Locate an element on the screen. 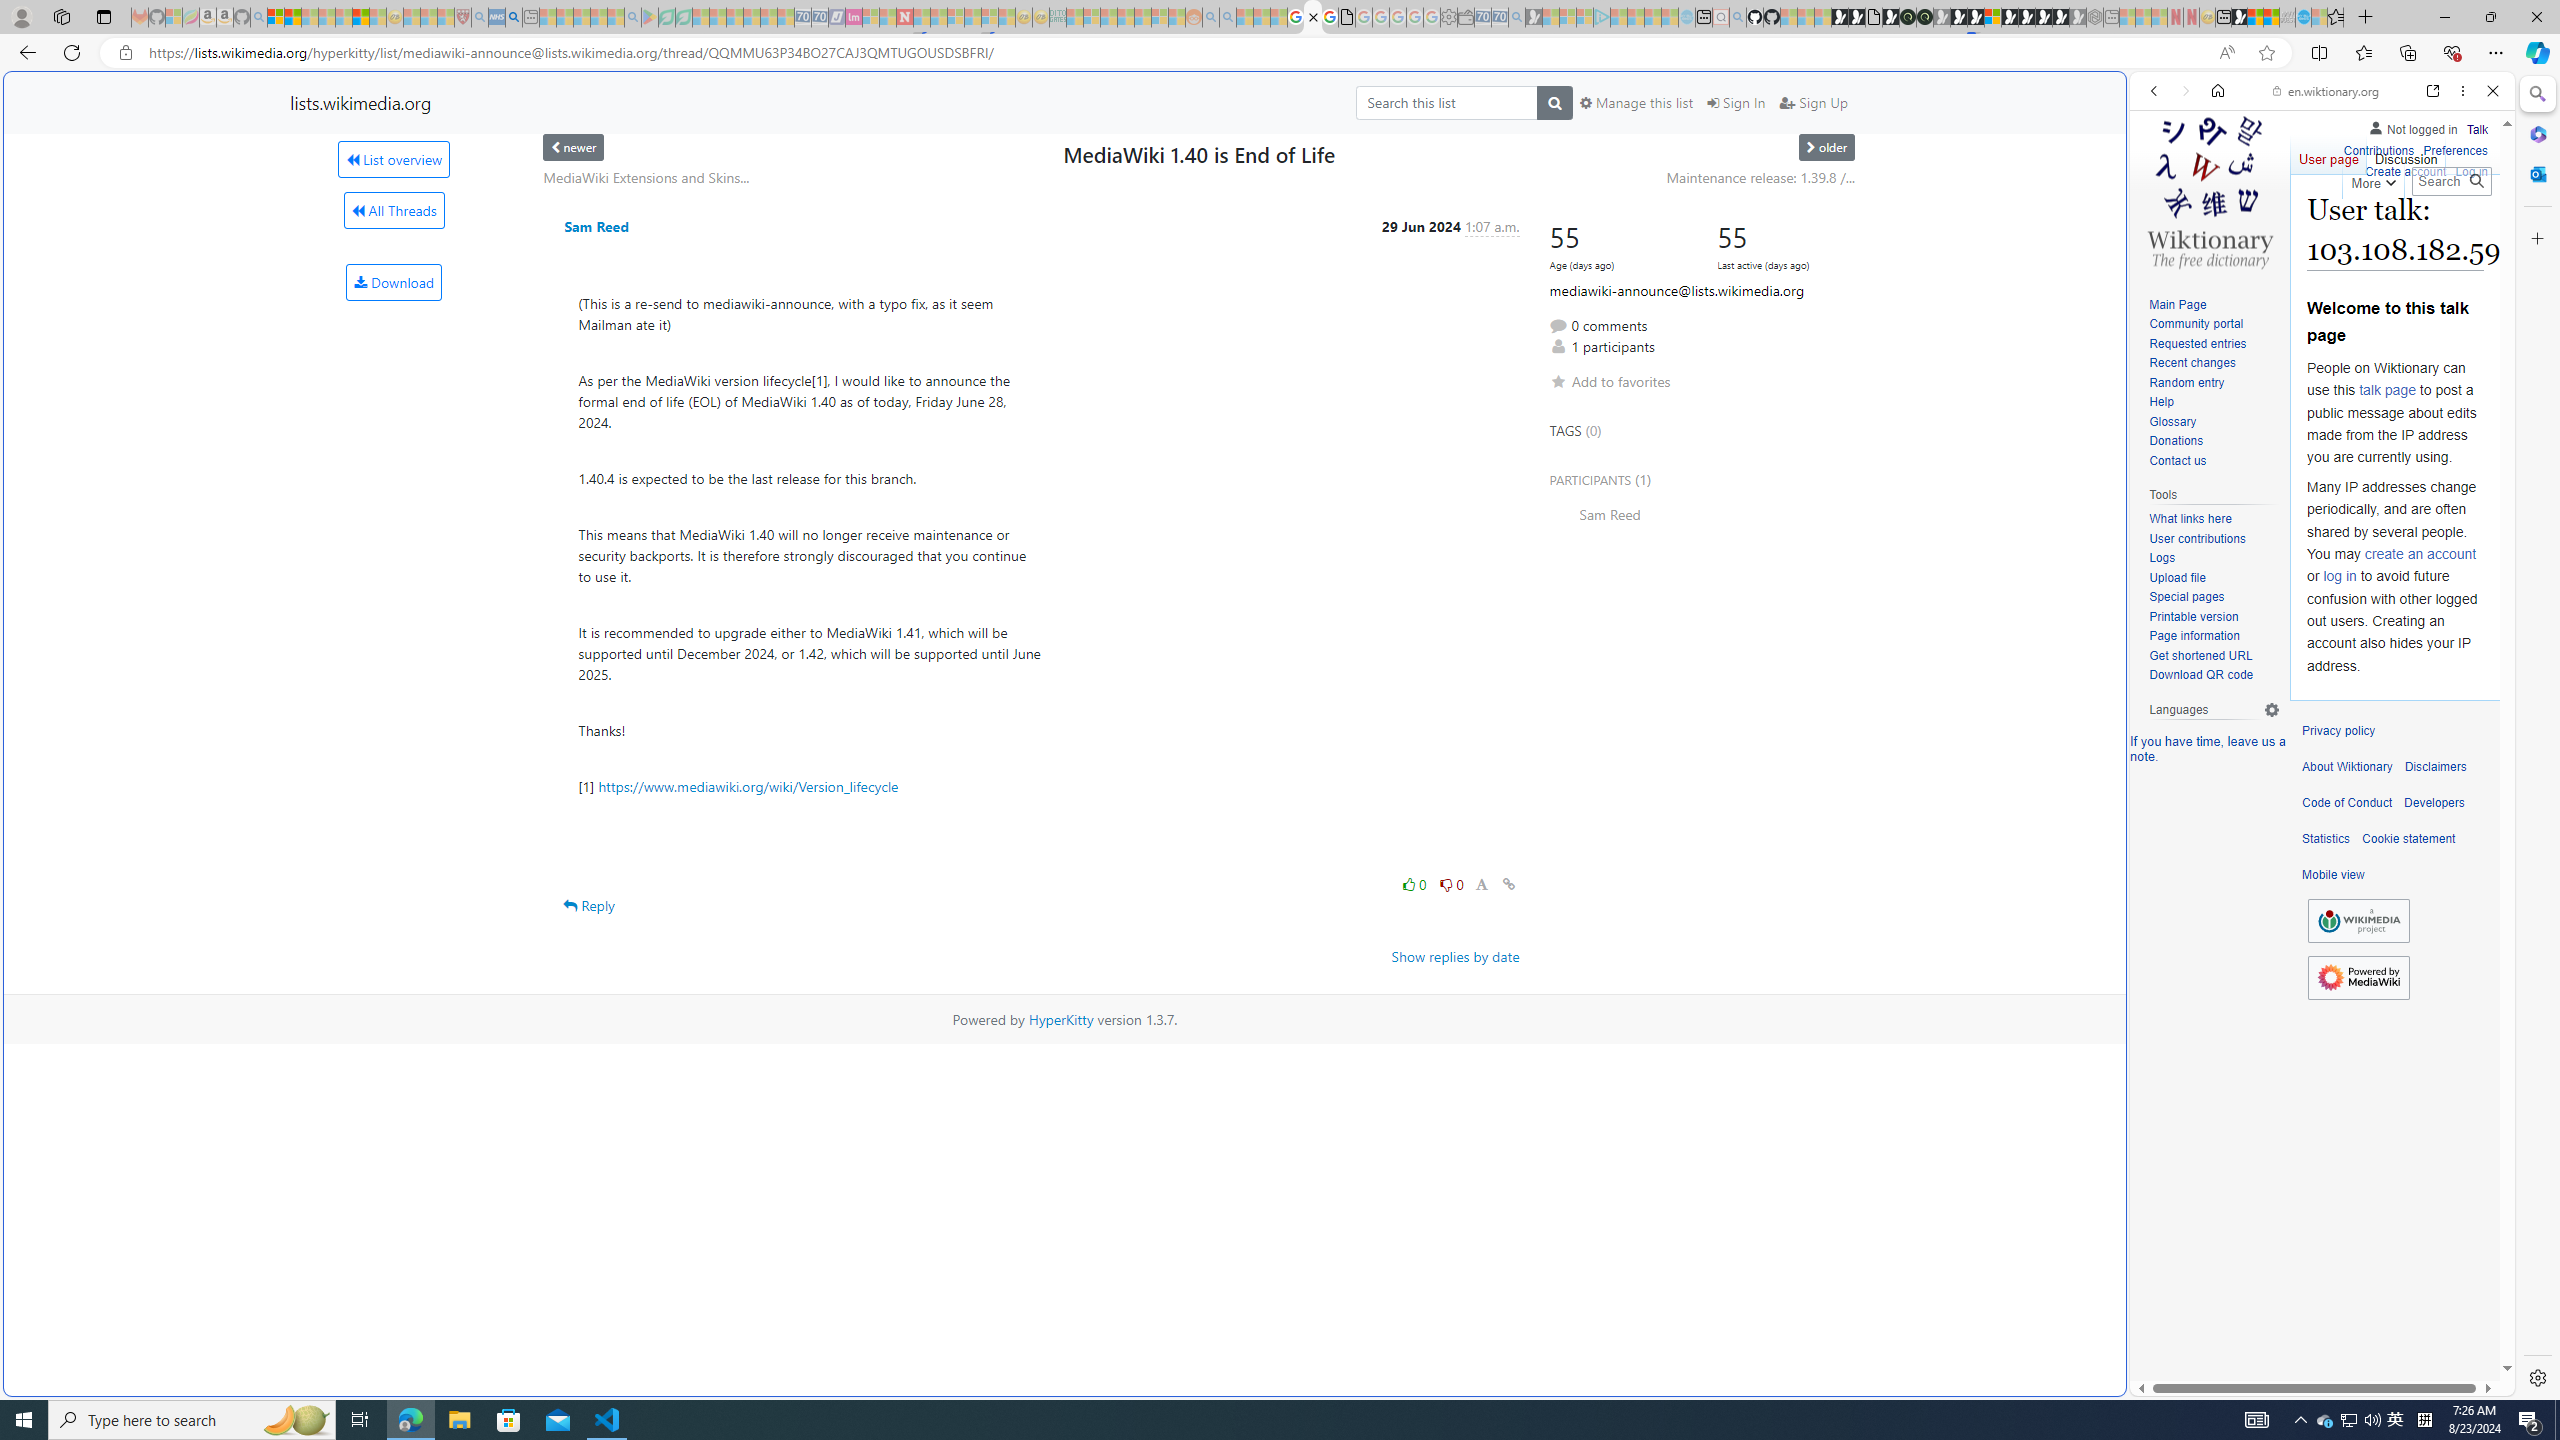 Image resolution: width=2560 pixels, height=1440 pixels. 'Help' is located at coordinates (2213, 402).